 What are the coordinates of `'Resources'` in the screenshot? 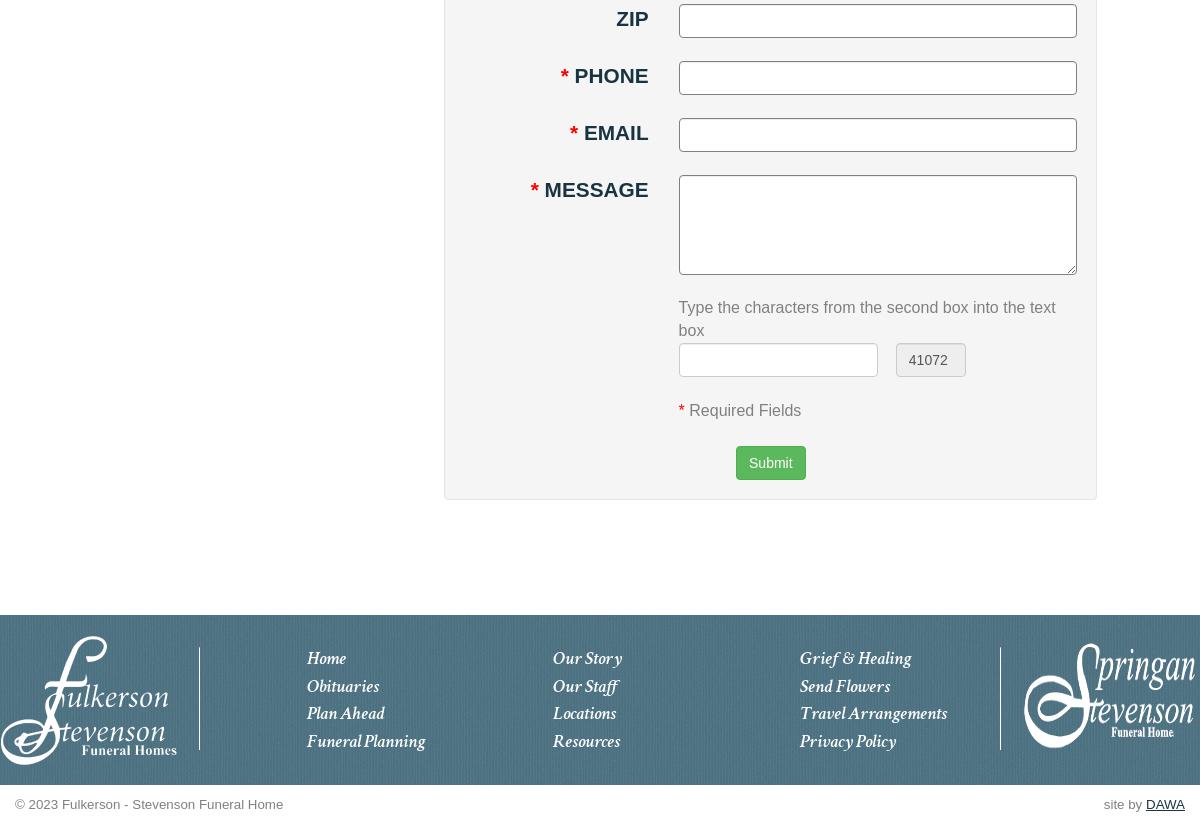 It's located at (585, 739).